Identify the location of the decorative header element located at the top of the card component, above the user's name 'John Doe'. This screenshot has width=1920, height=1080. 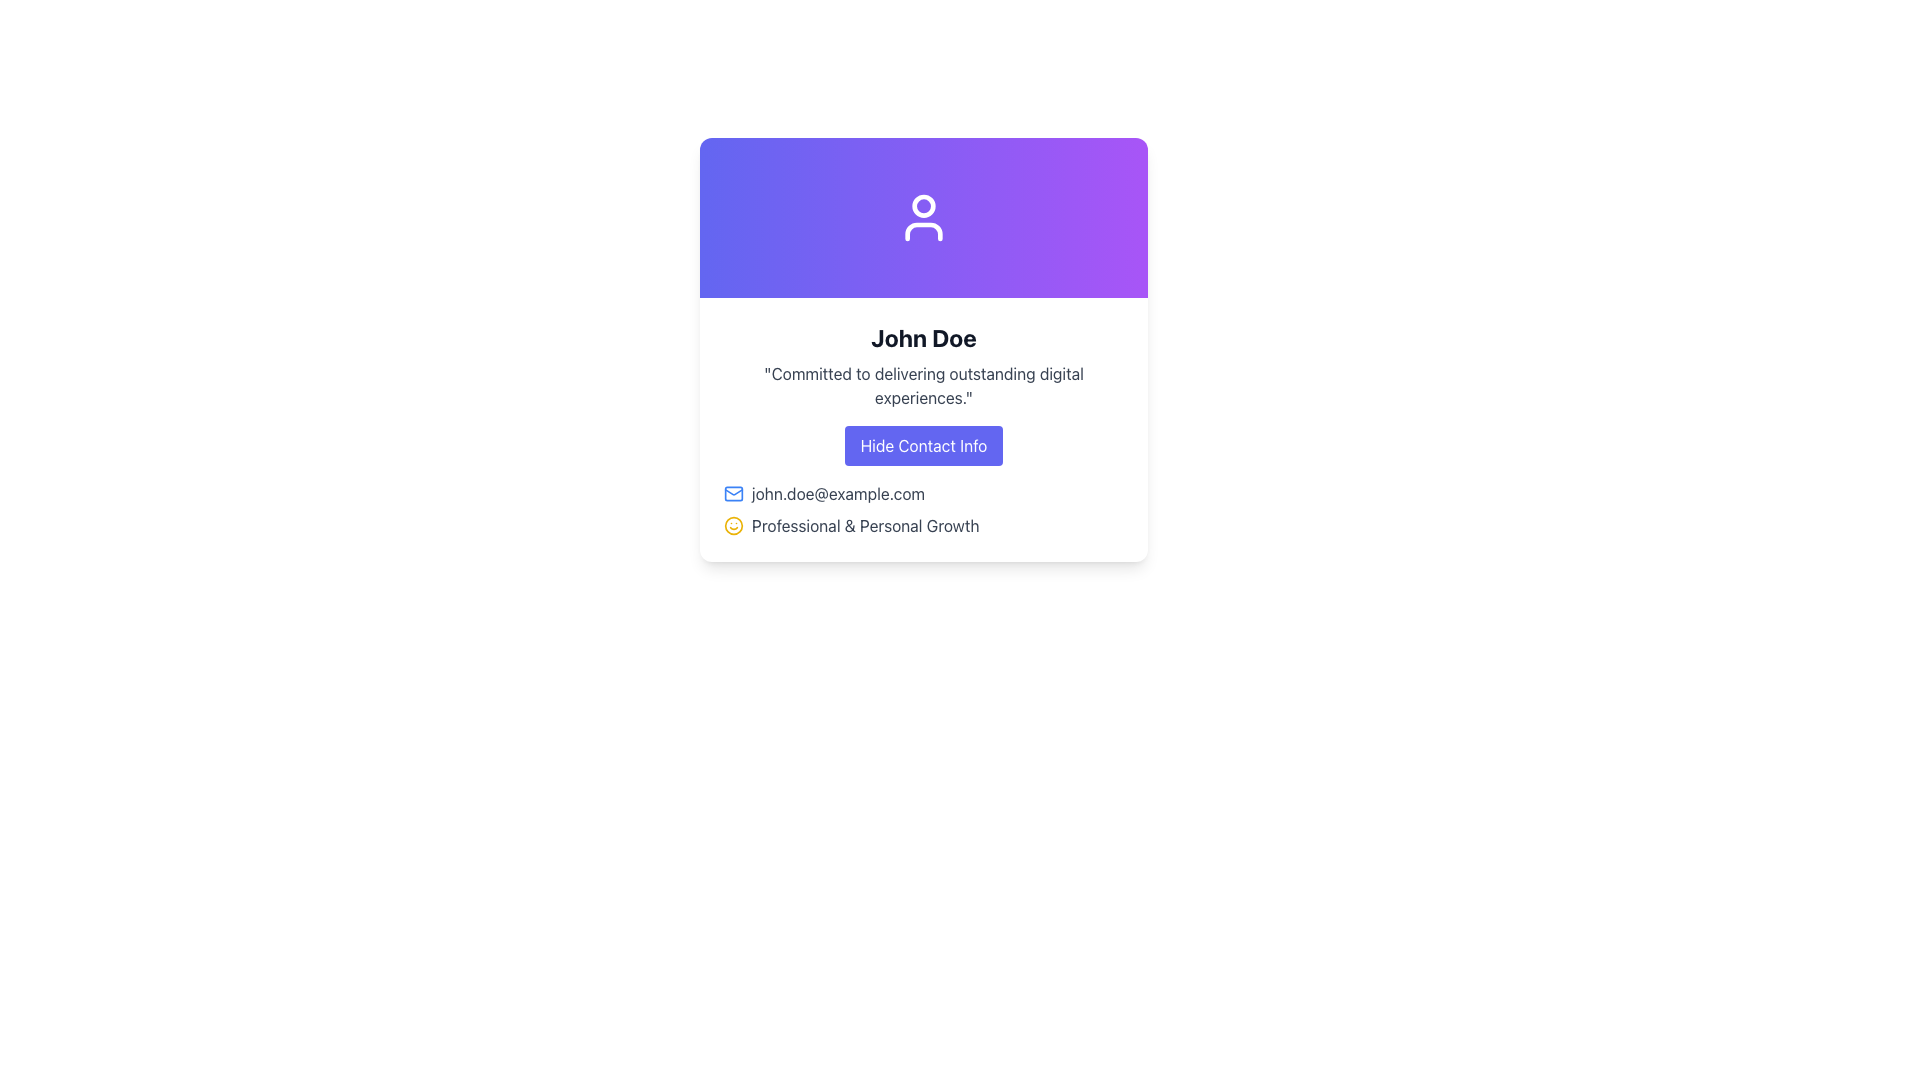
(923, 218).